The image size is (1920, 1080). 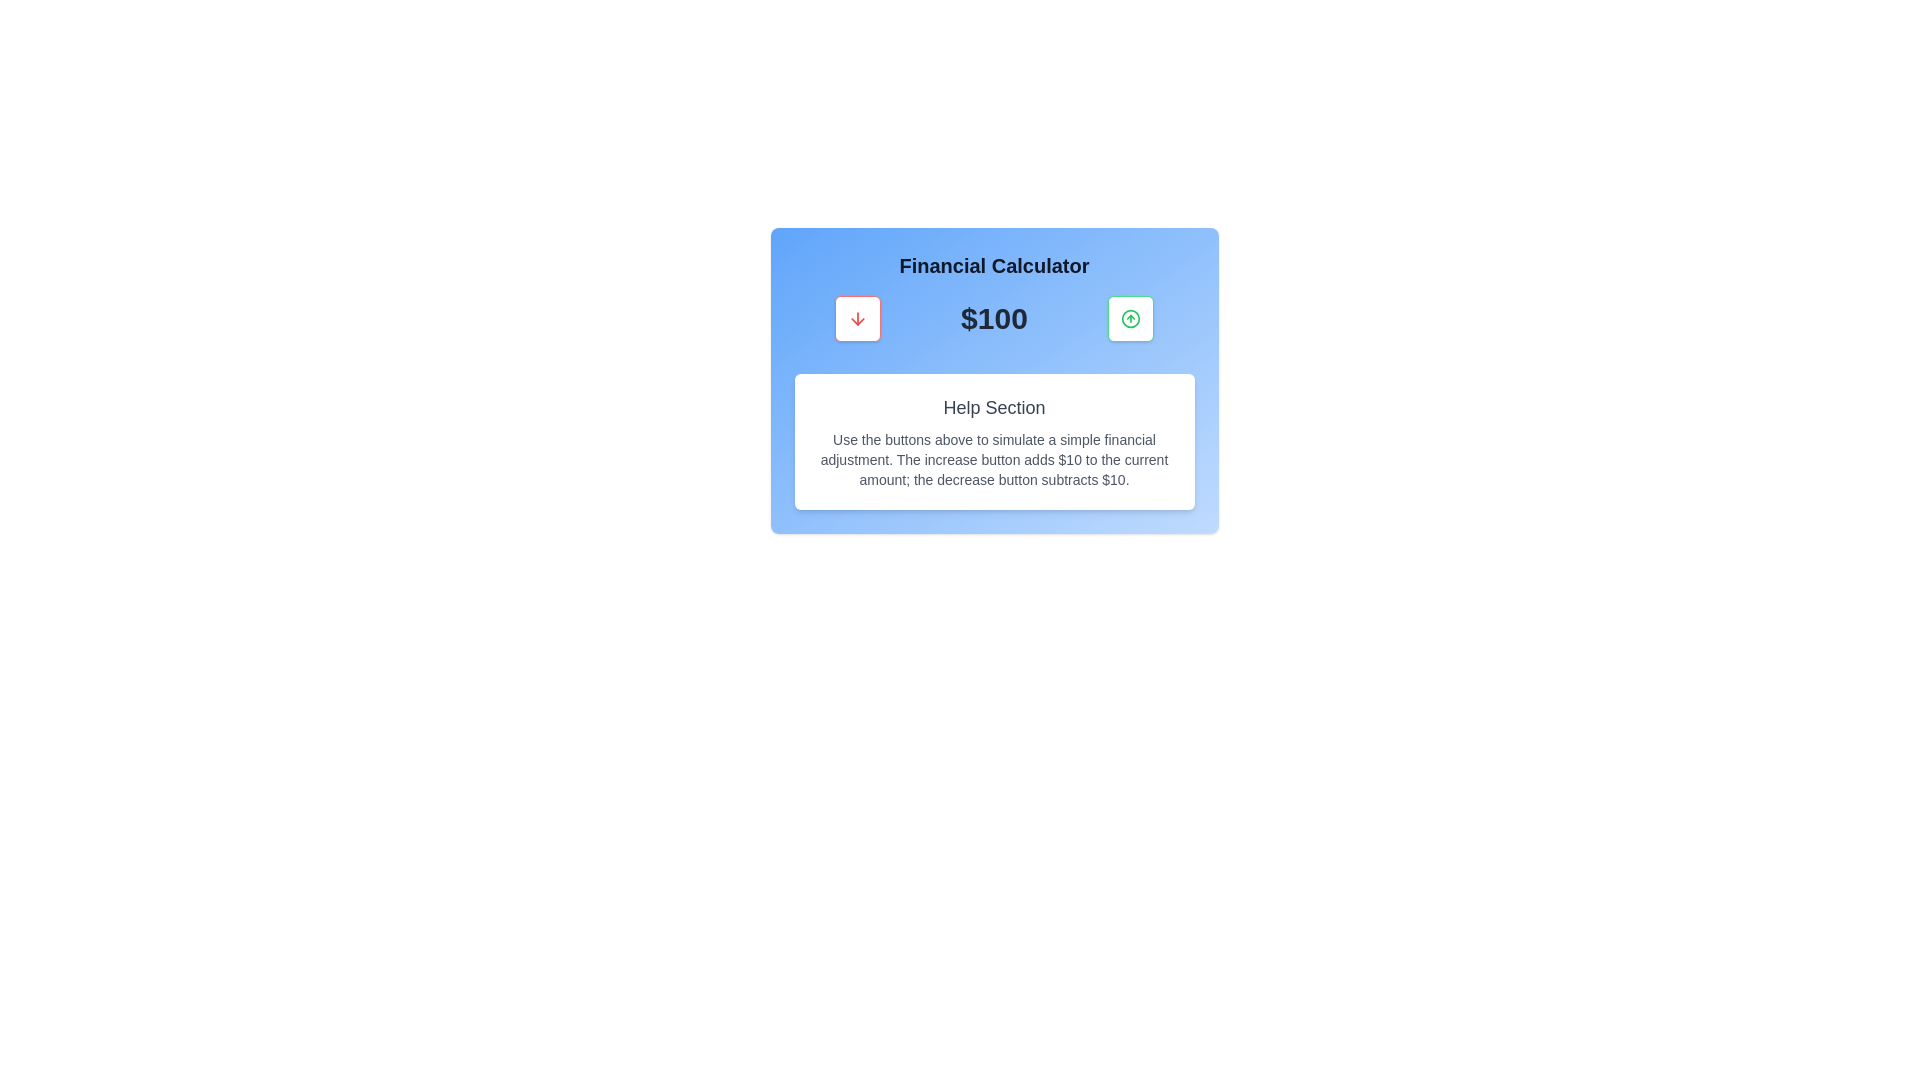 What do you see at coordinates (1131, 318) in the screenshot?
I see `the circular button with a green border and upward arrow located in the top-right corner of the central widget of the financial calculator` at bounding box center [1131, 318].